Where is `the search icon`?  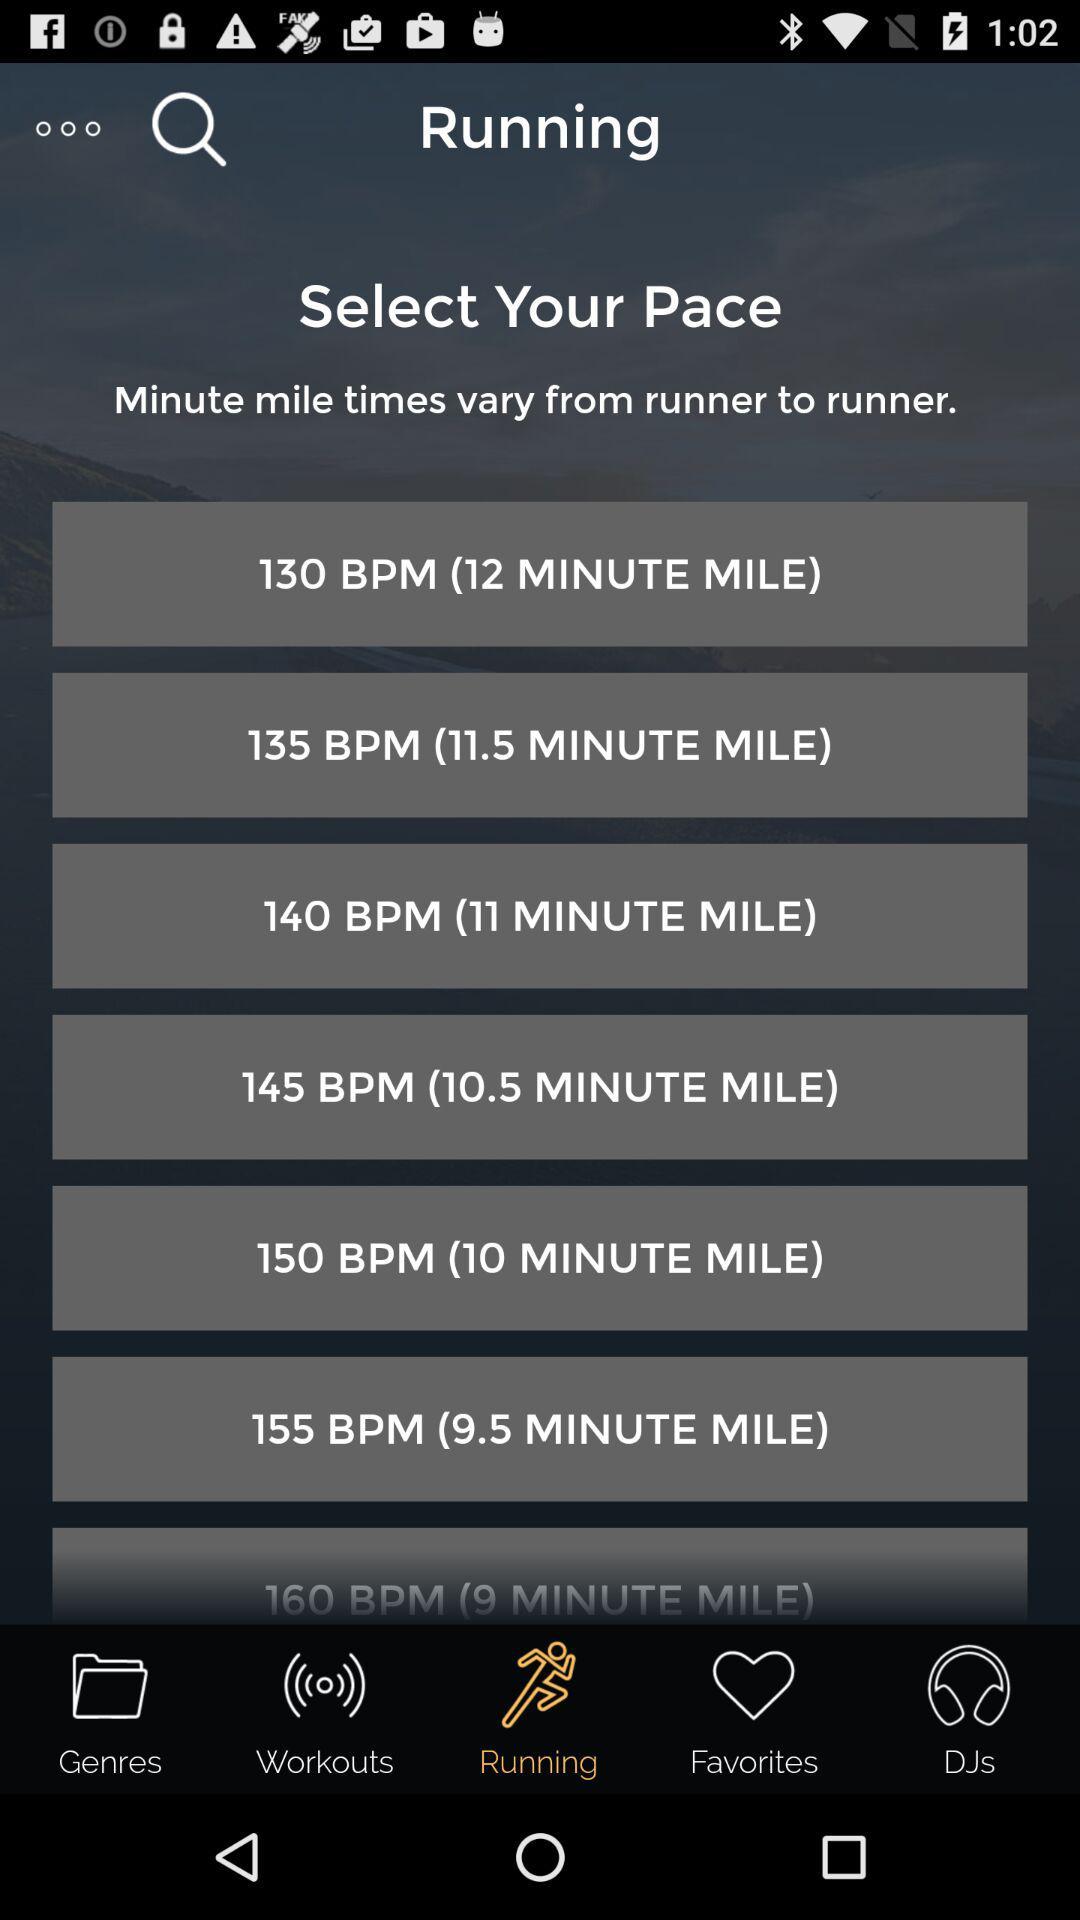 the search icon is located at coordinates (188, 136).